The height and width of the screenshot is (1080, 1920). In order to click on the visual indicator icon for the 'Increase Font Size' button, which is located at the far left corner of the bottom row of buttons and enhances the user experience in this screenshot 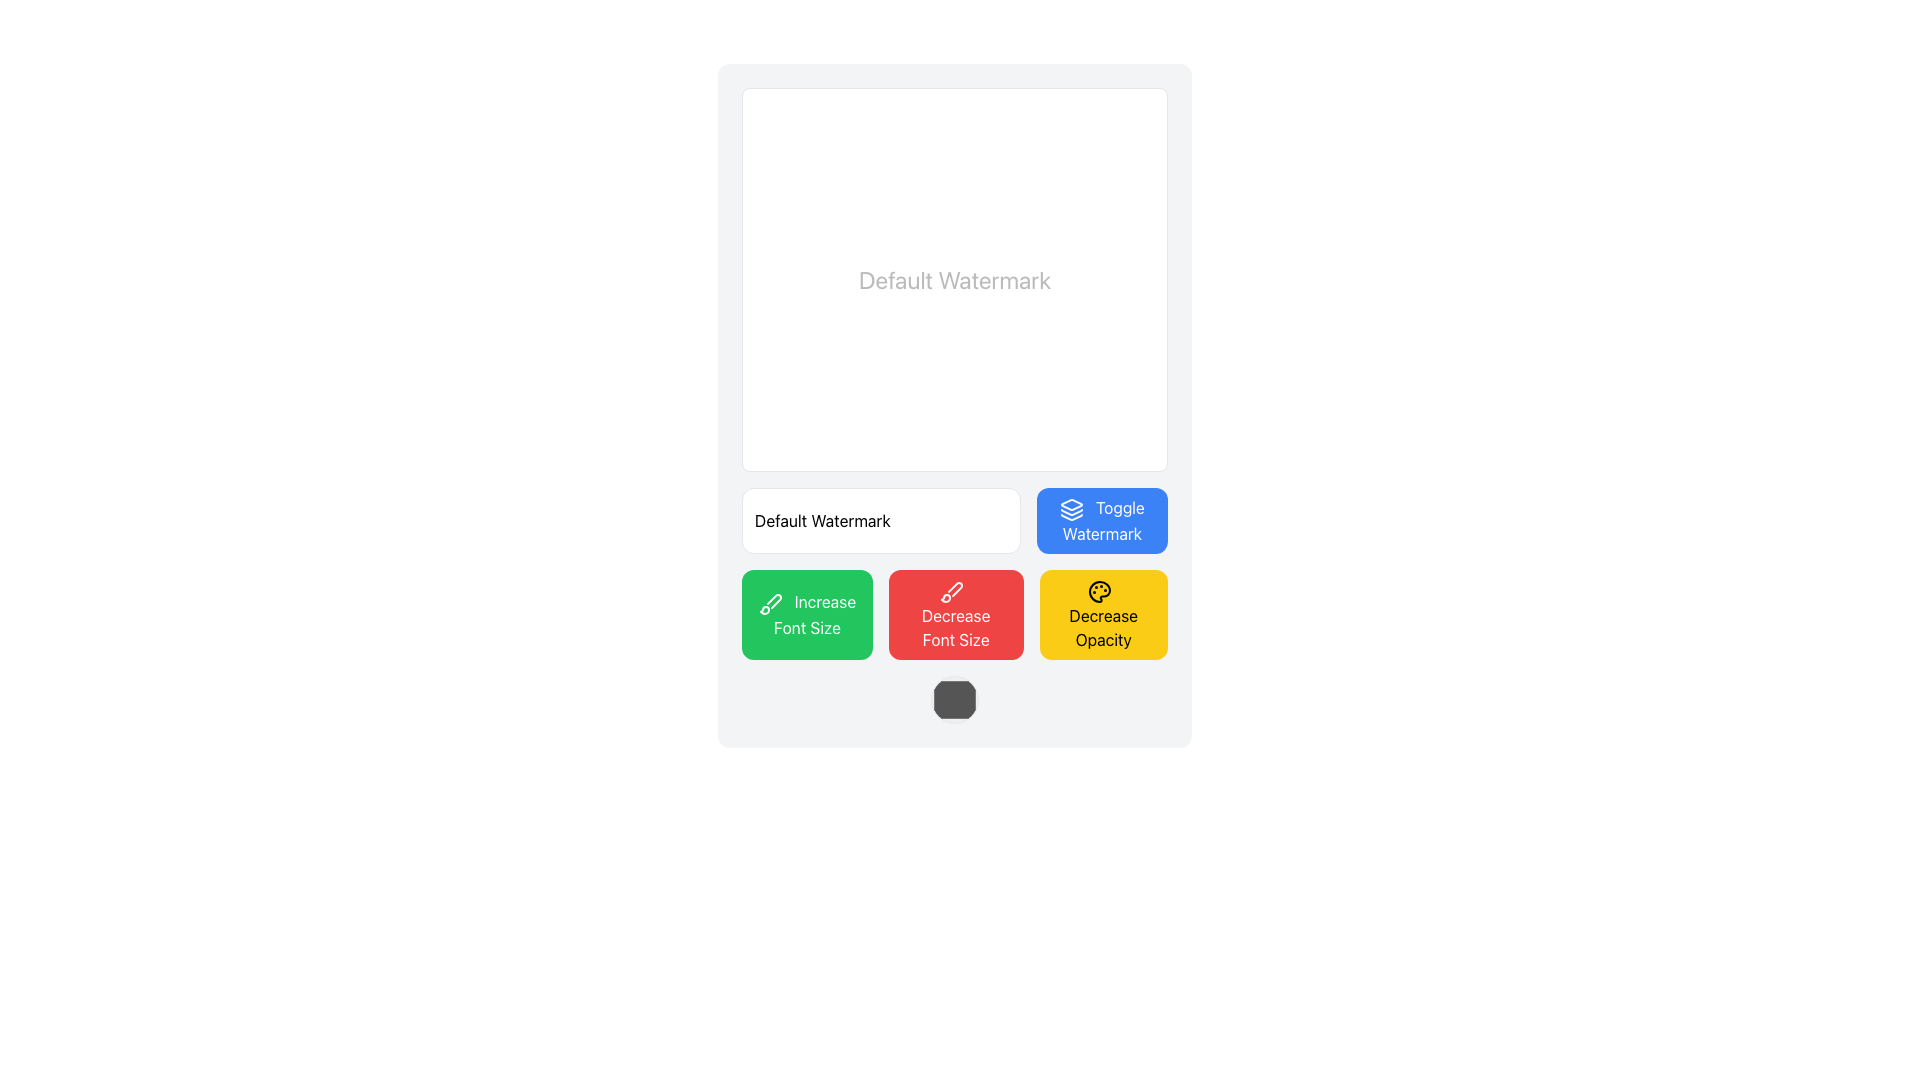, I will do `click(769, 602)`.